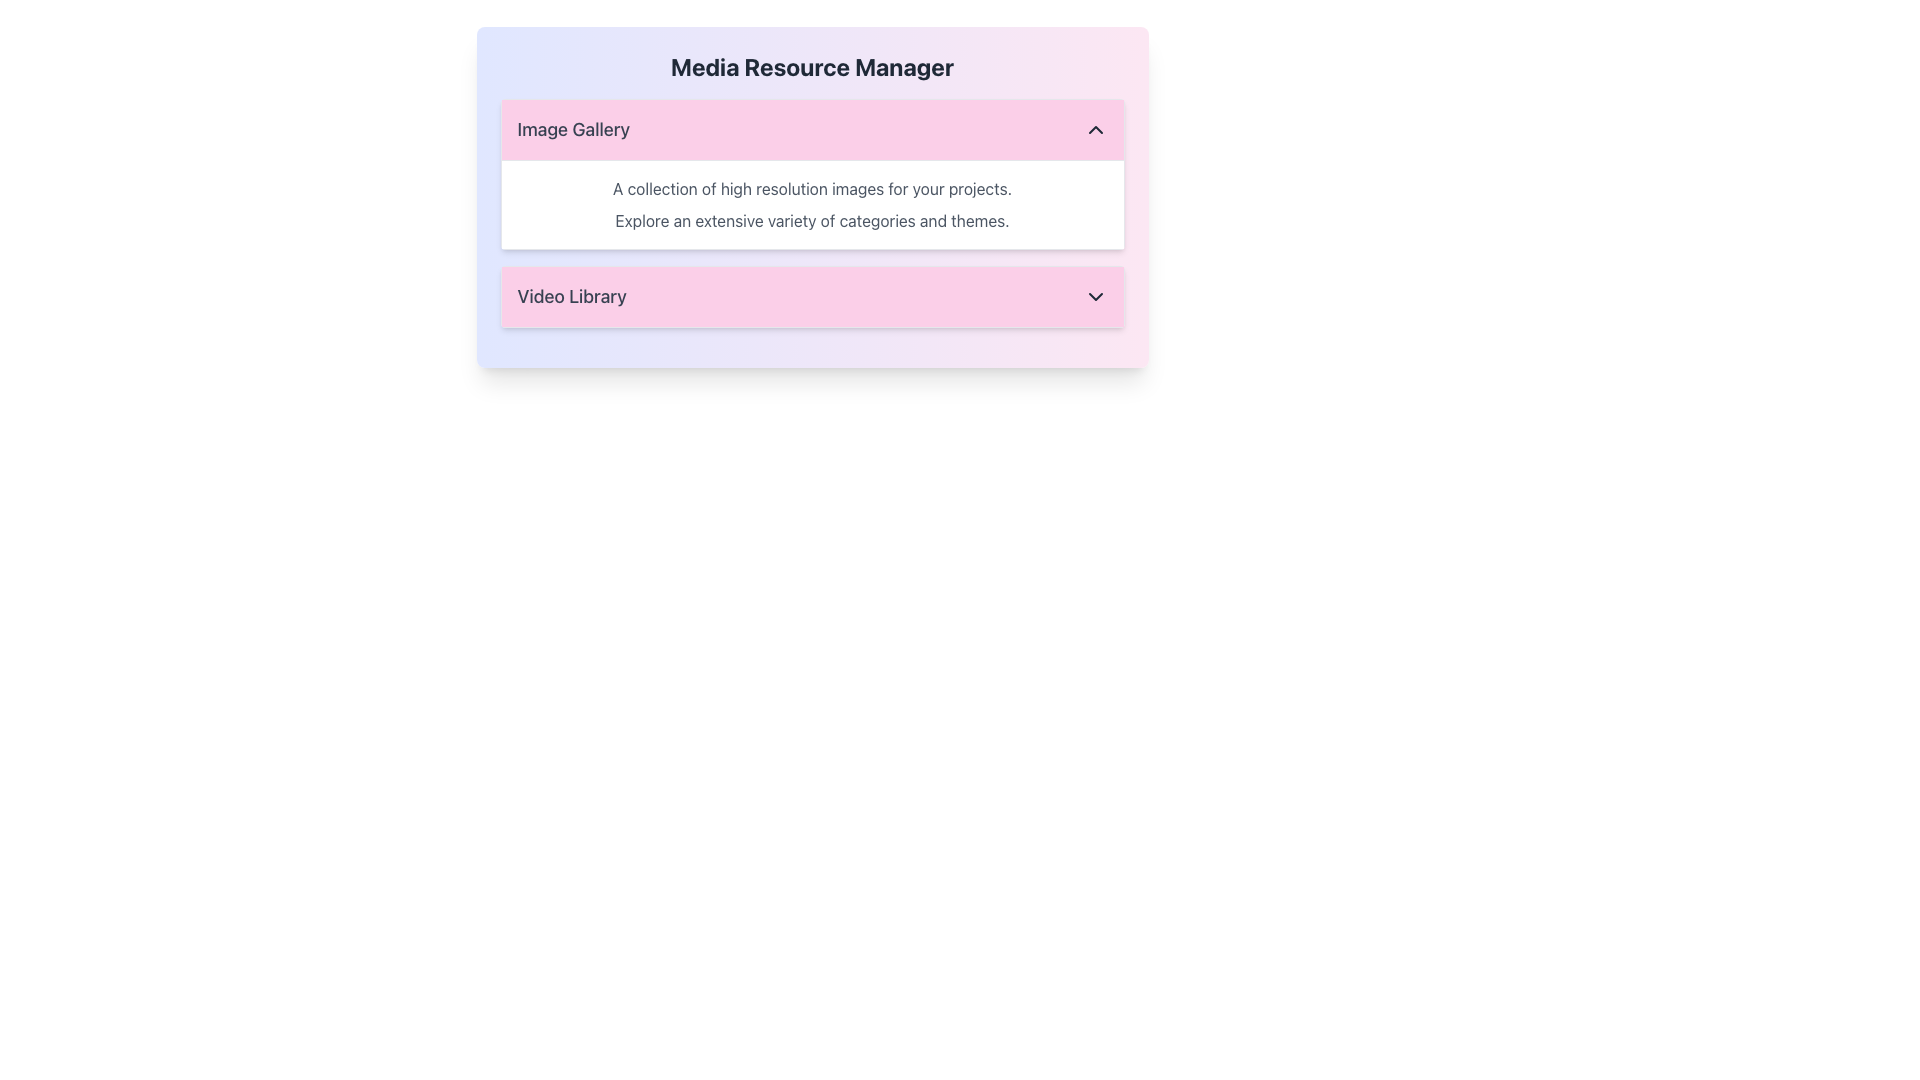 The height and width of the screenshot is (1080, 1920). Describe the element at coordinates (572, 130) in the screenshot. I see `on the 'Image Gallery' title text located in the upper pink section of the interface` at that location.